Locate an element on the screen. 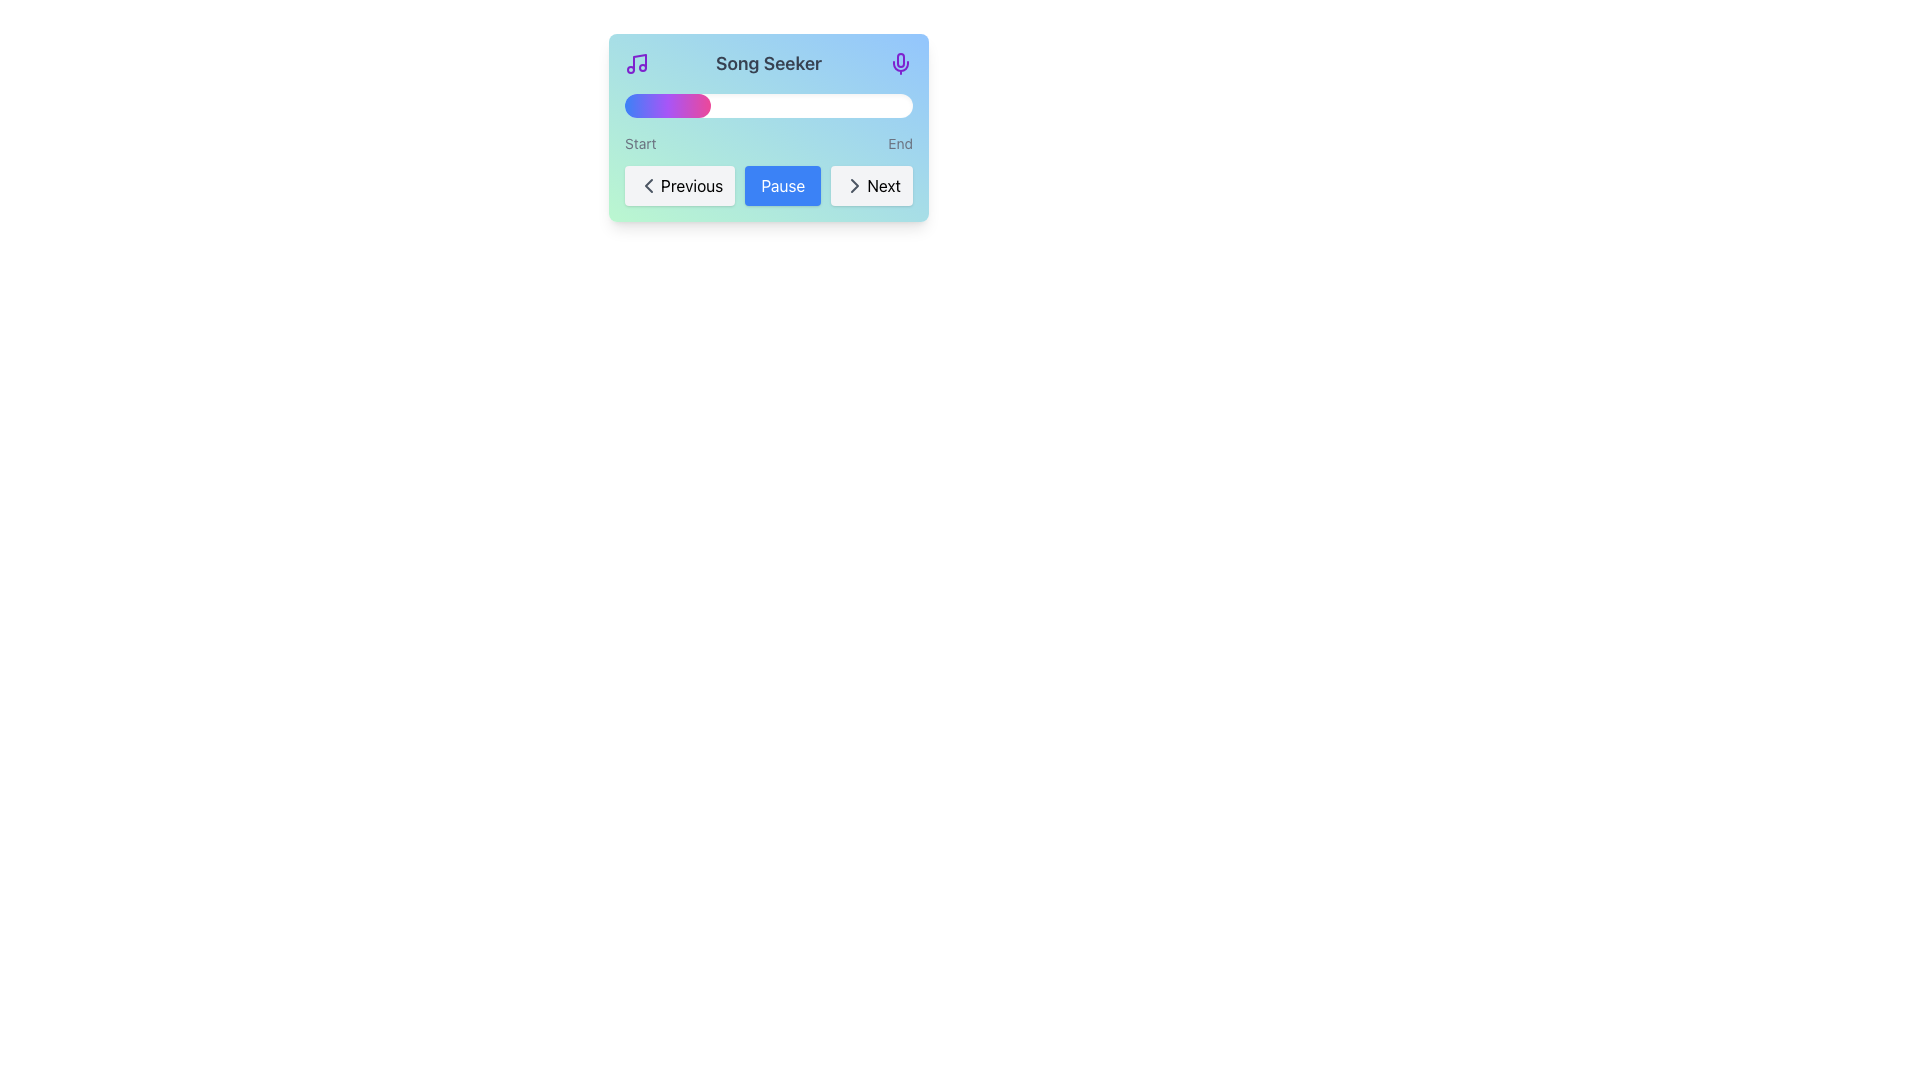  the 'Pause' button, which is a rectangular button with a vibrant blue background and white text, positioned between the 'Previous' and 'Next' buttons is located at coordinates (782, 185).